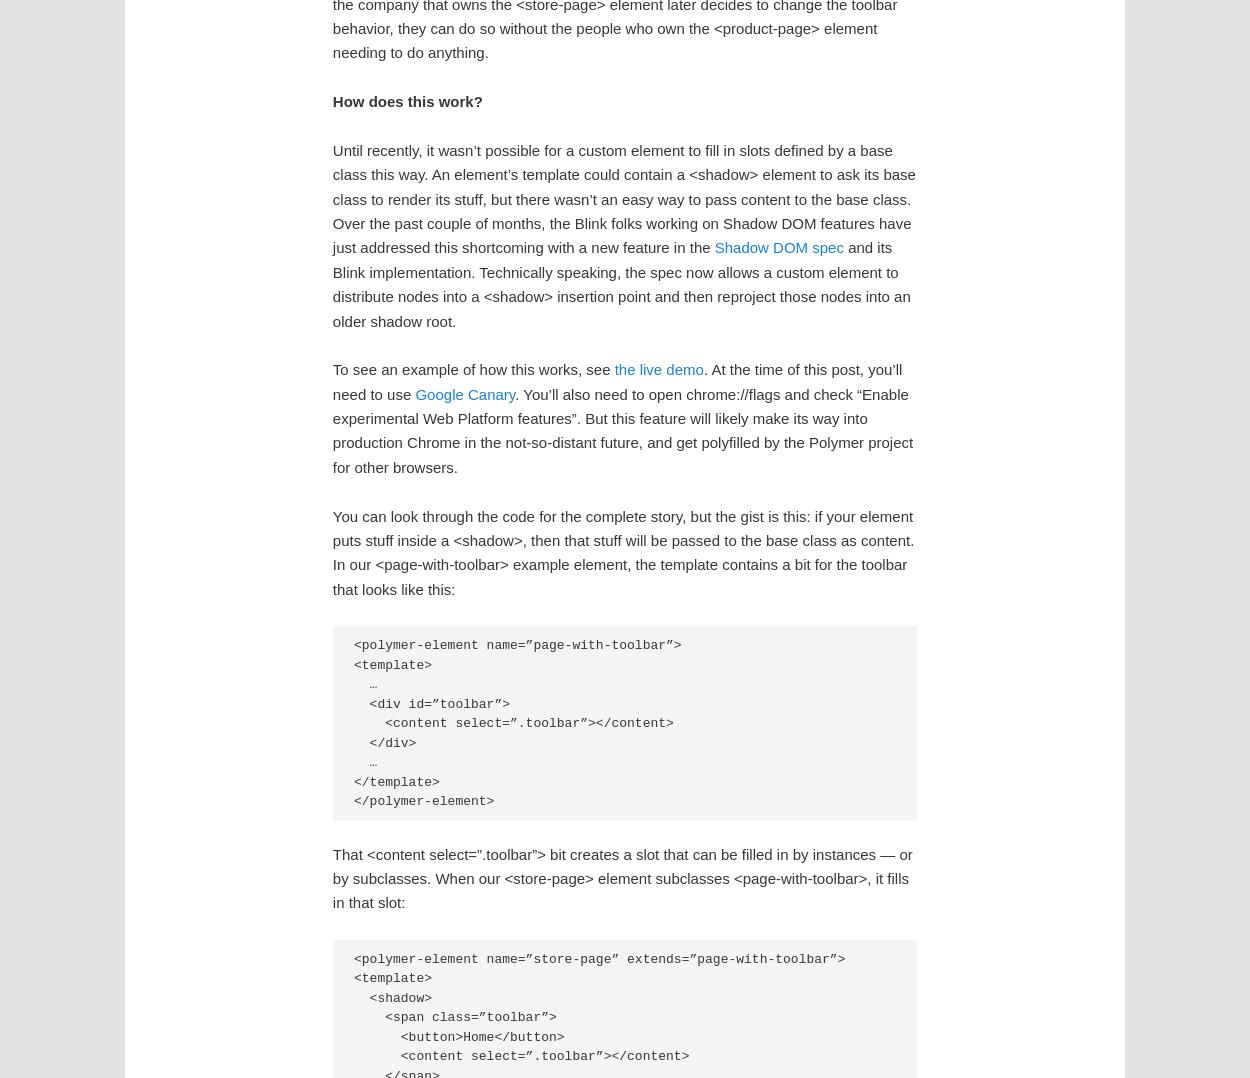 This screenshot has height=1078, width=1250. I want to click on '. At the time of this post, you’ll need to use', so click(616, 381).